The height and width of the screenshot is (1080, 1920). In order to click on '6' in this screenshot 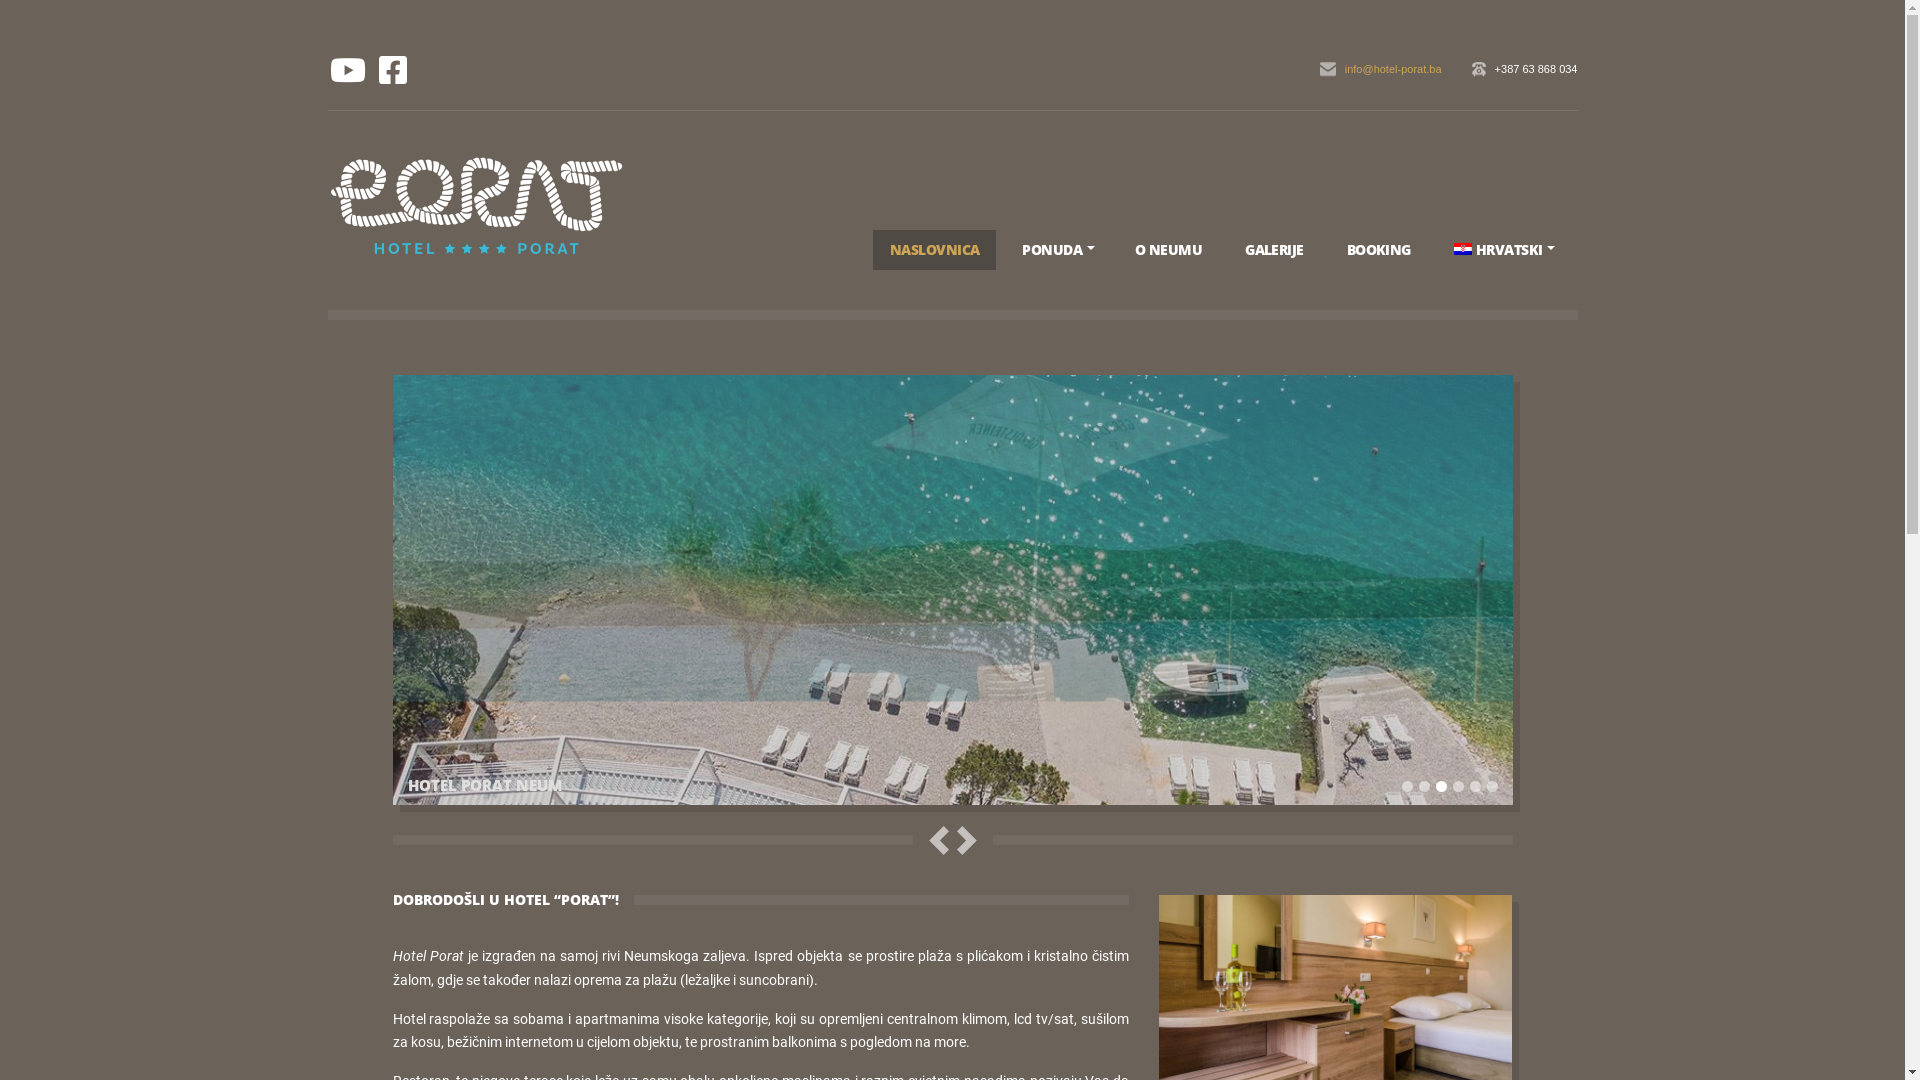, I will do `click(1491, 785)`.